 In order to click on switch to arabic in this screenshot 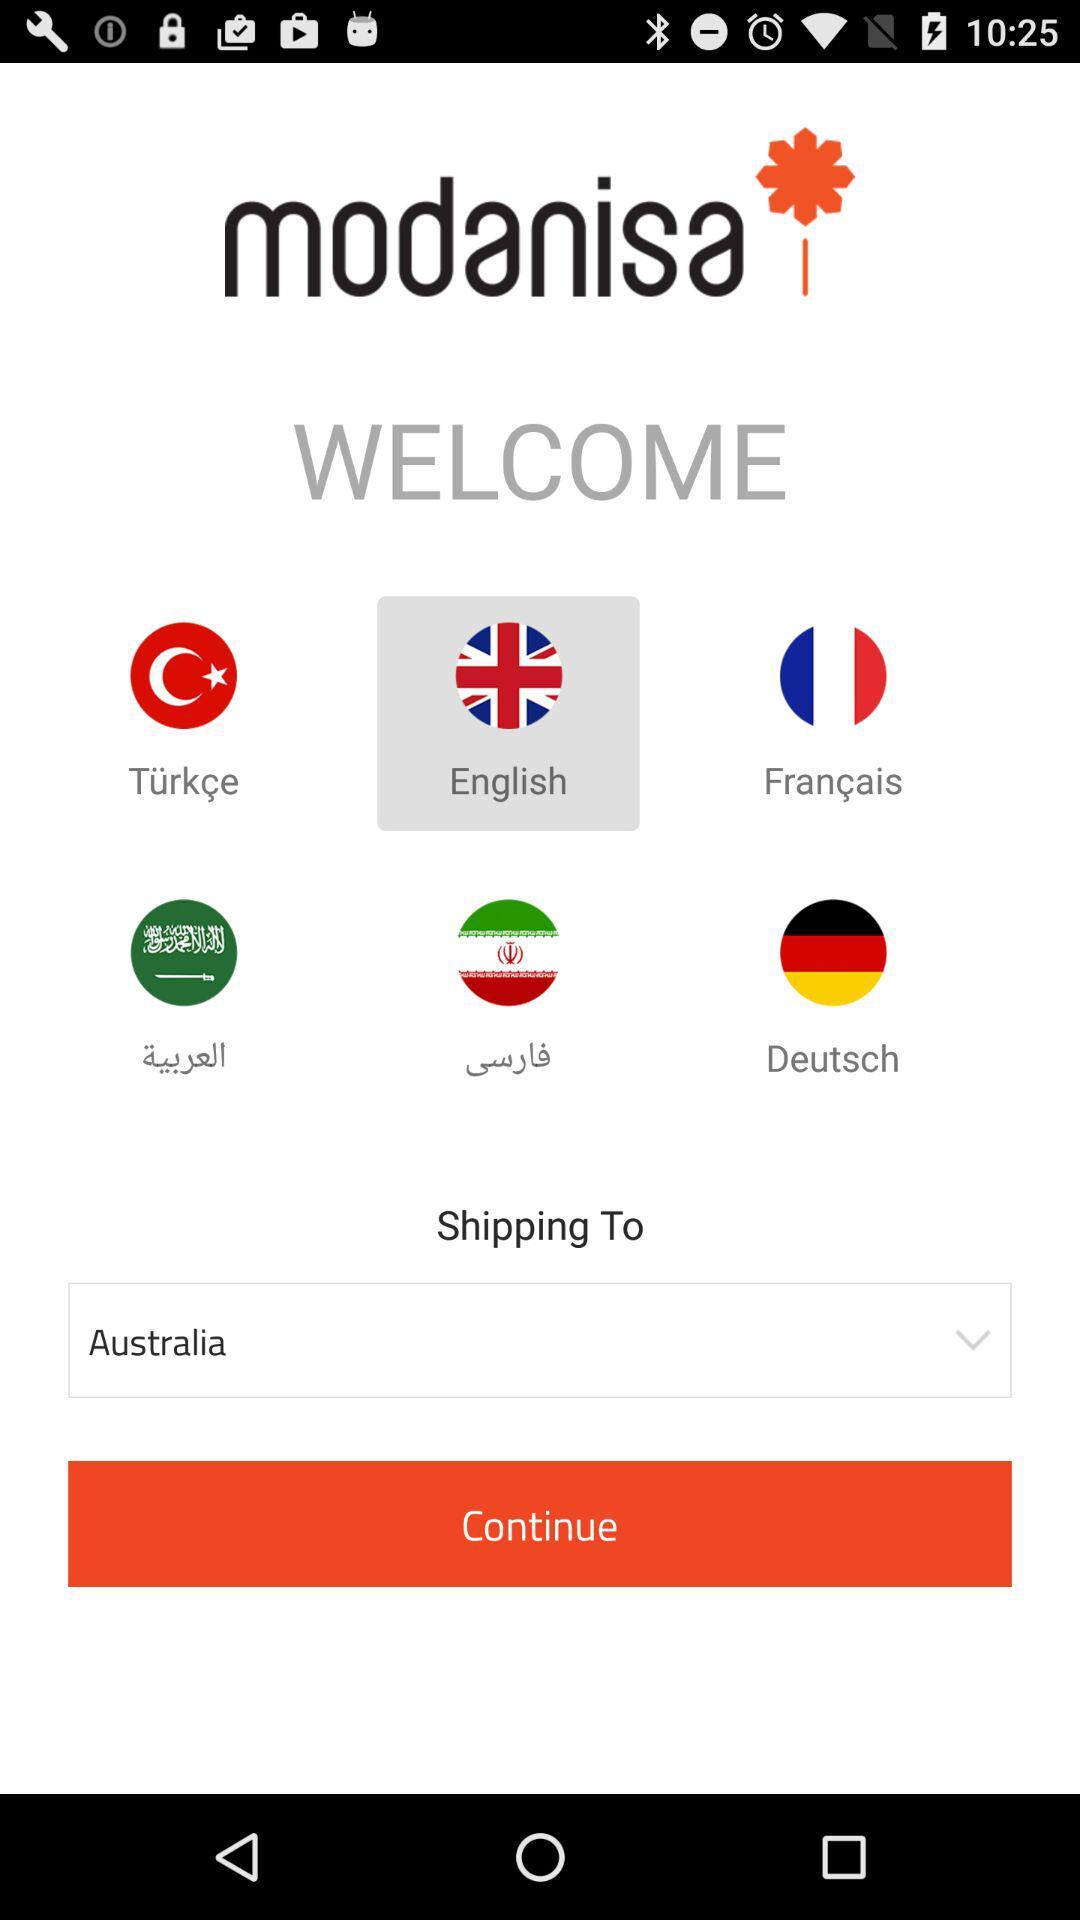, I will do `click(183, 951)`.